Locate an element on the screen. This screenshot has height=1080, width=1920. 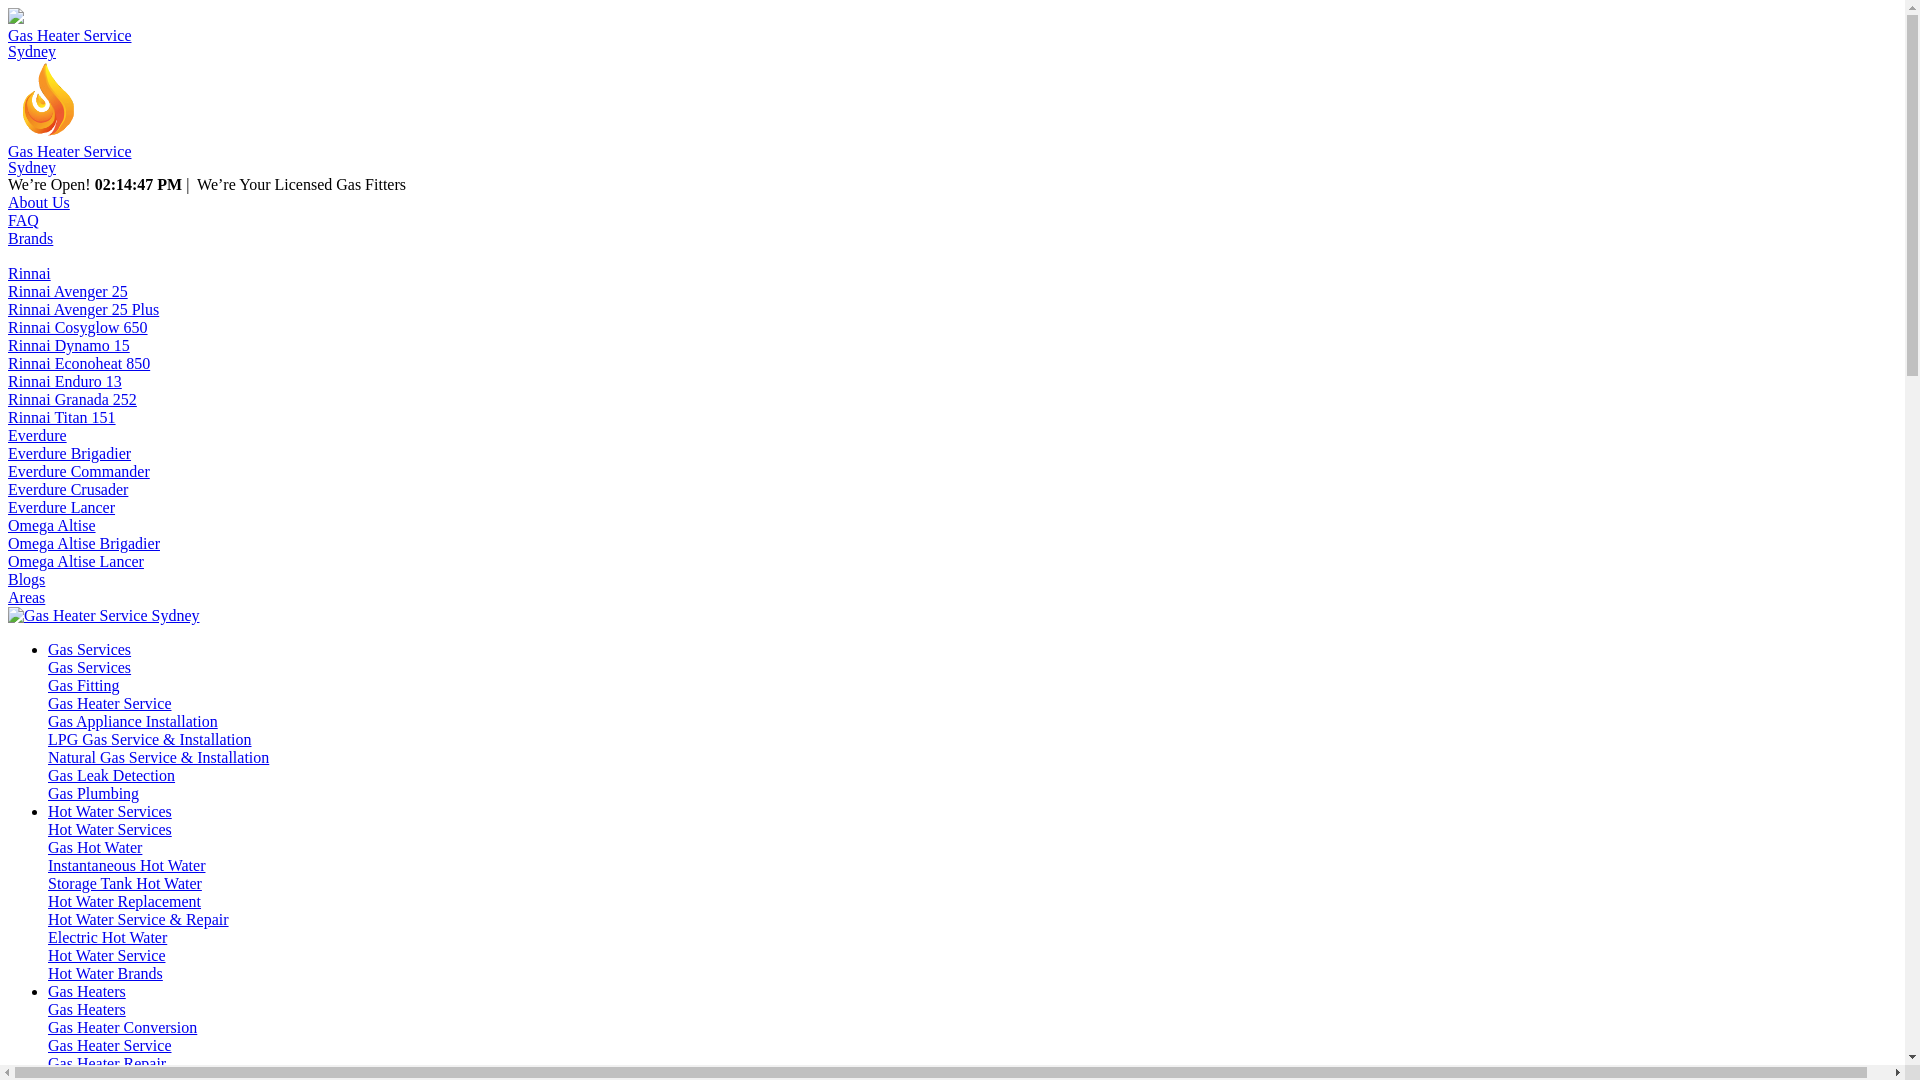
'Gas Appliance Installation' is located at coordinates (132, 721).